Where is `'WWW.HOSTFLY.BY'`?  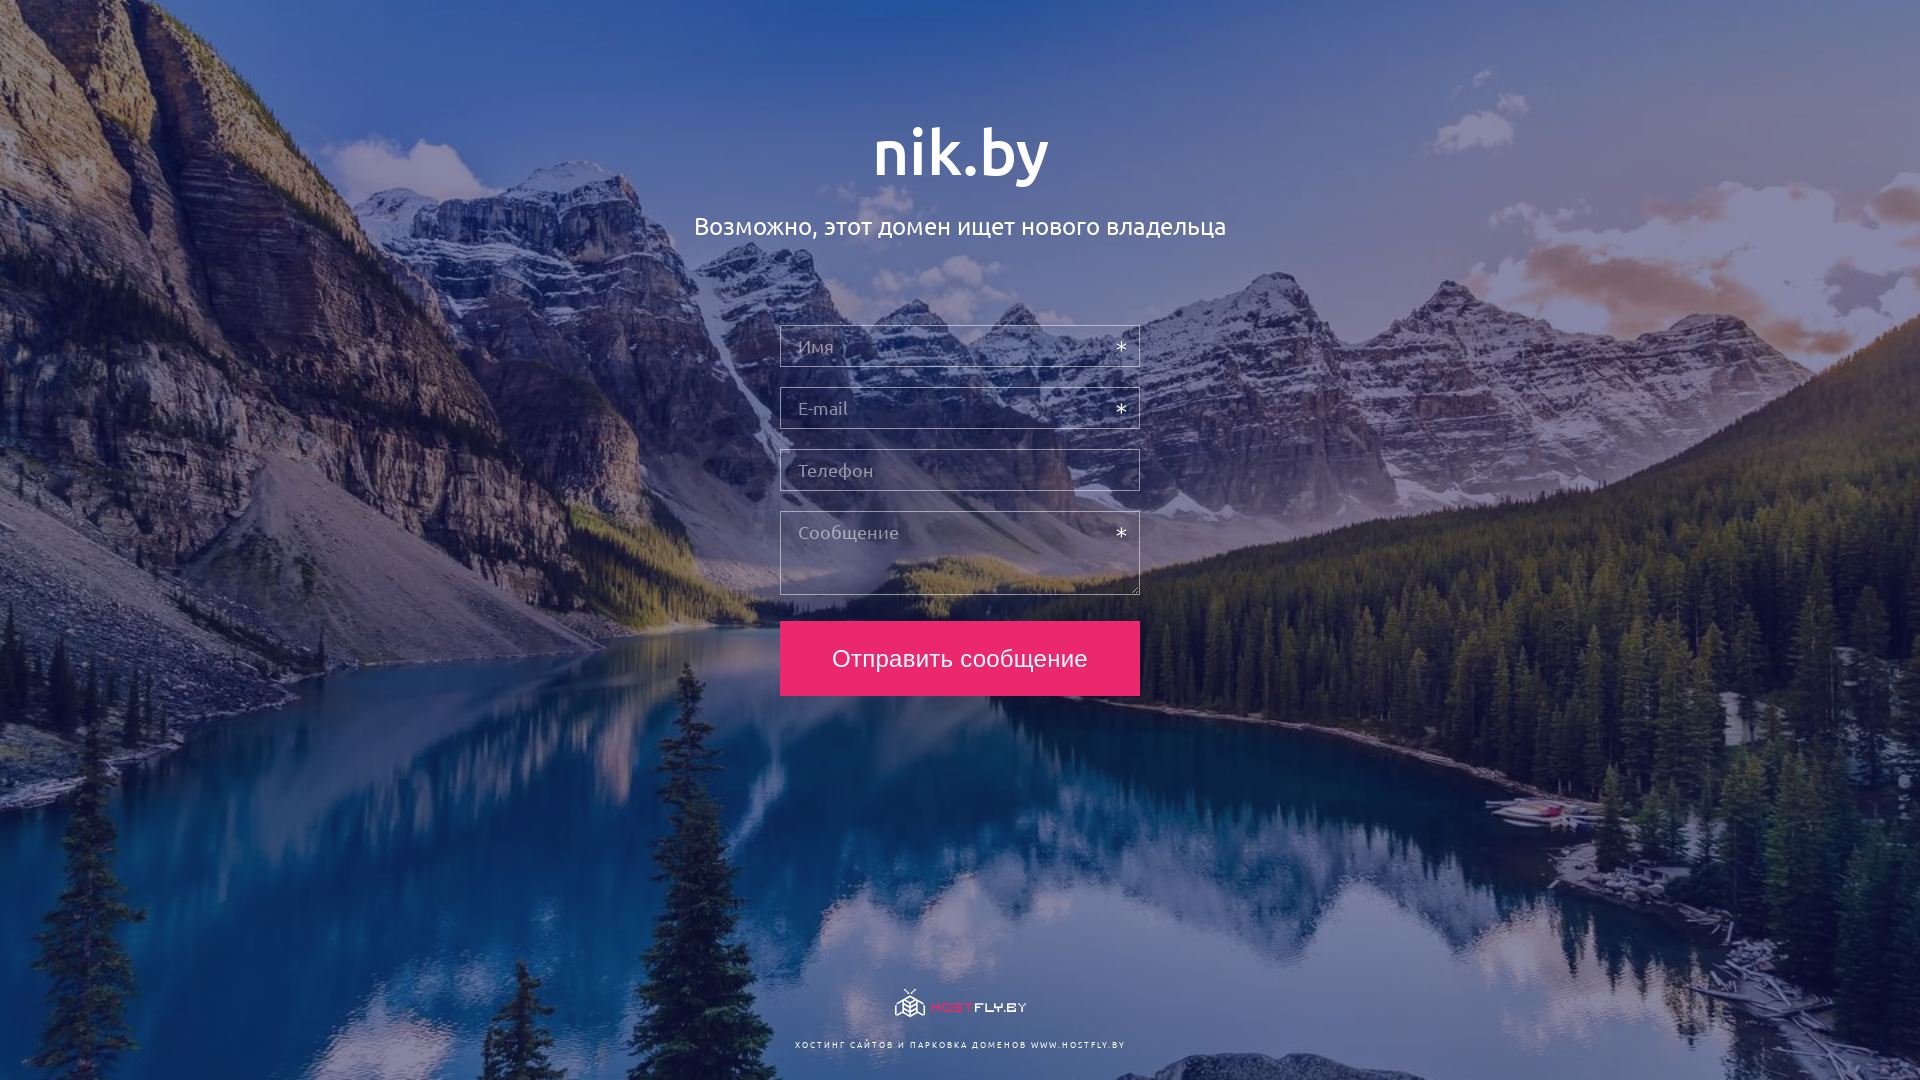
'WWW.HOSTFLY.BY' is located at coordinates (1030, 1043).